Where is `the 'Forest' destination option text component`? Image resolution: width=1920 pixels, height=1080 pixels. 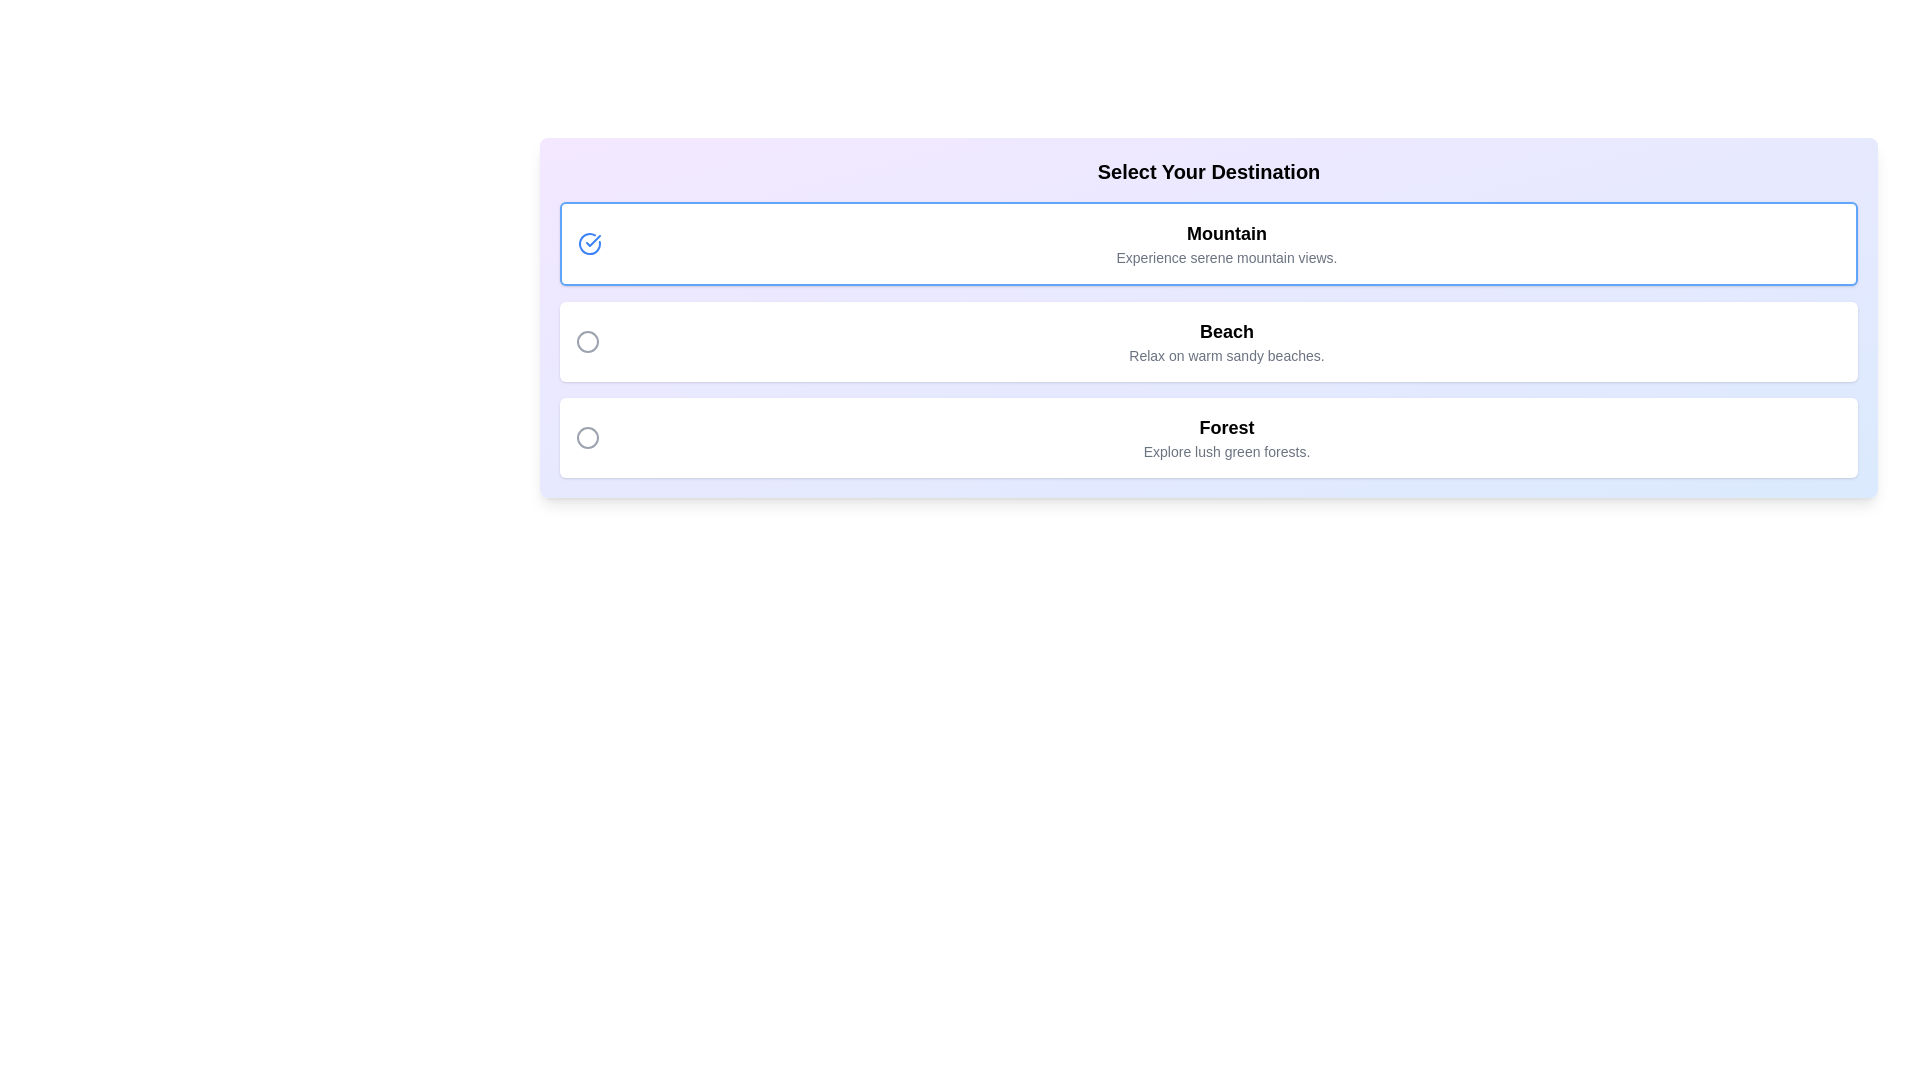 the 'Forest' destination option text component is located at coordinates (1226, 437).